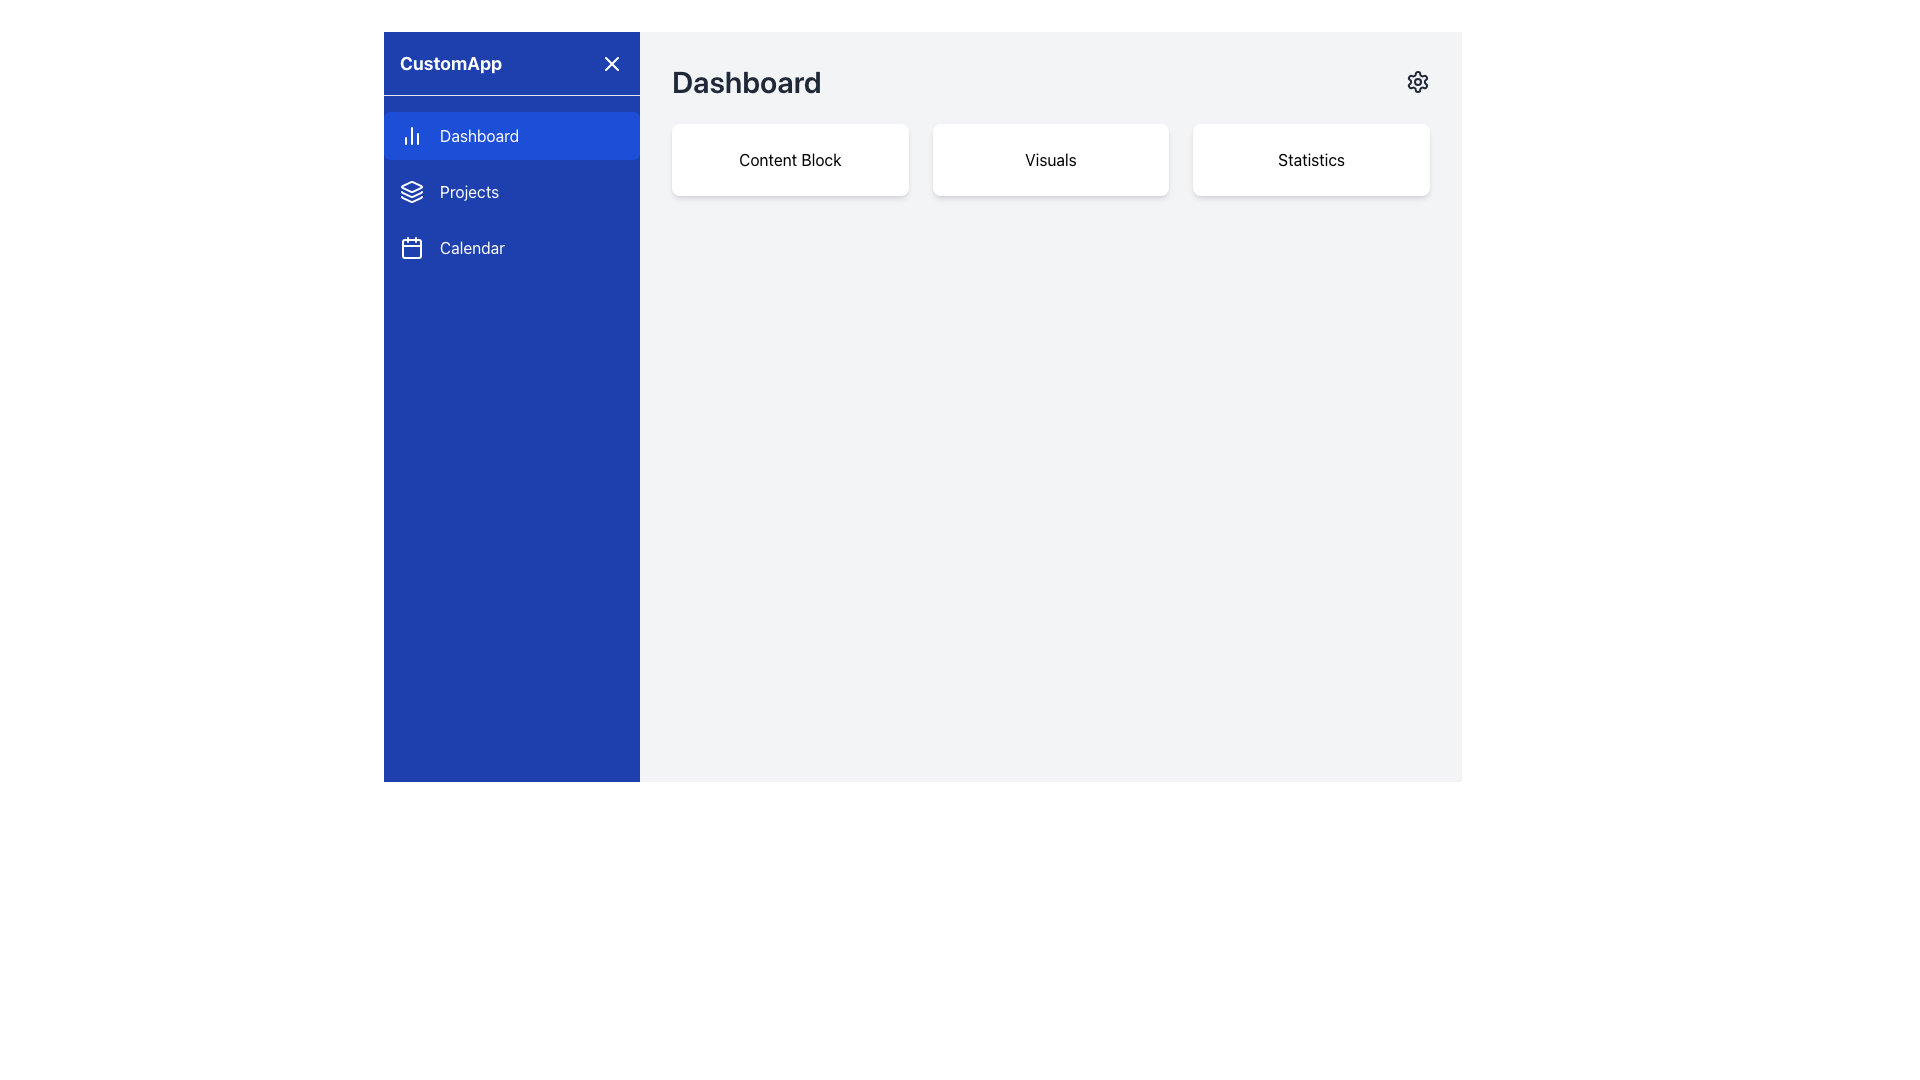  What do you see at coordinates (789, 158) in the screenshot?
I see `the card with a white background and the text 'Content Block' in bold black font, located at the top left of the grid layout` at bounding box center [789, 158].